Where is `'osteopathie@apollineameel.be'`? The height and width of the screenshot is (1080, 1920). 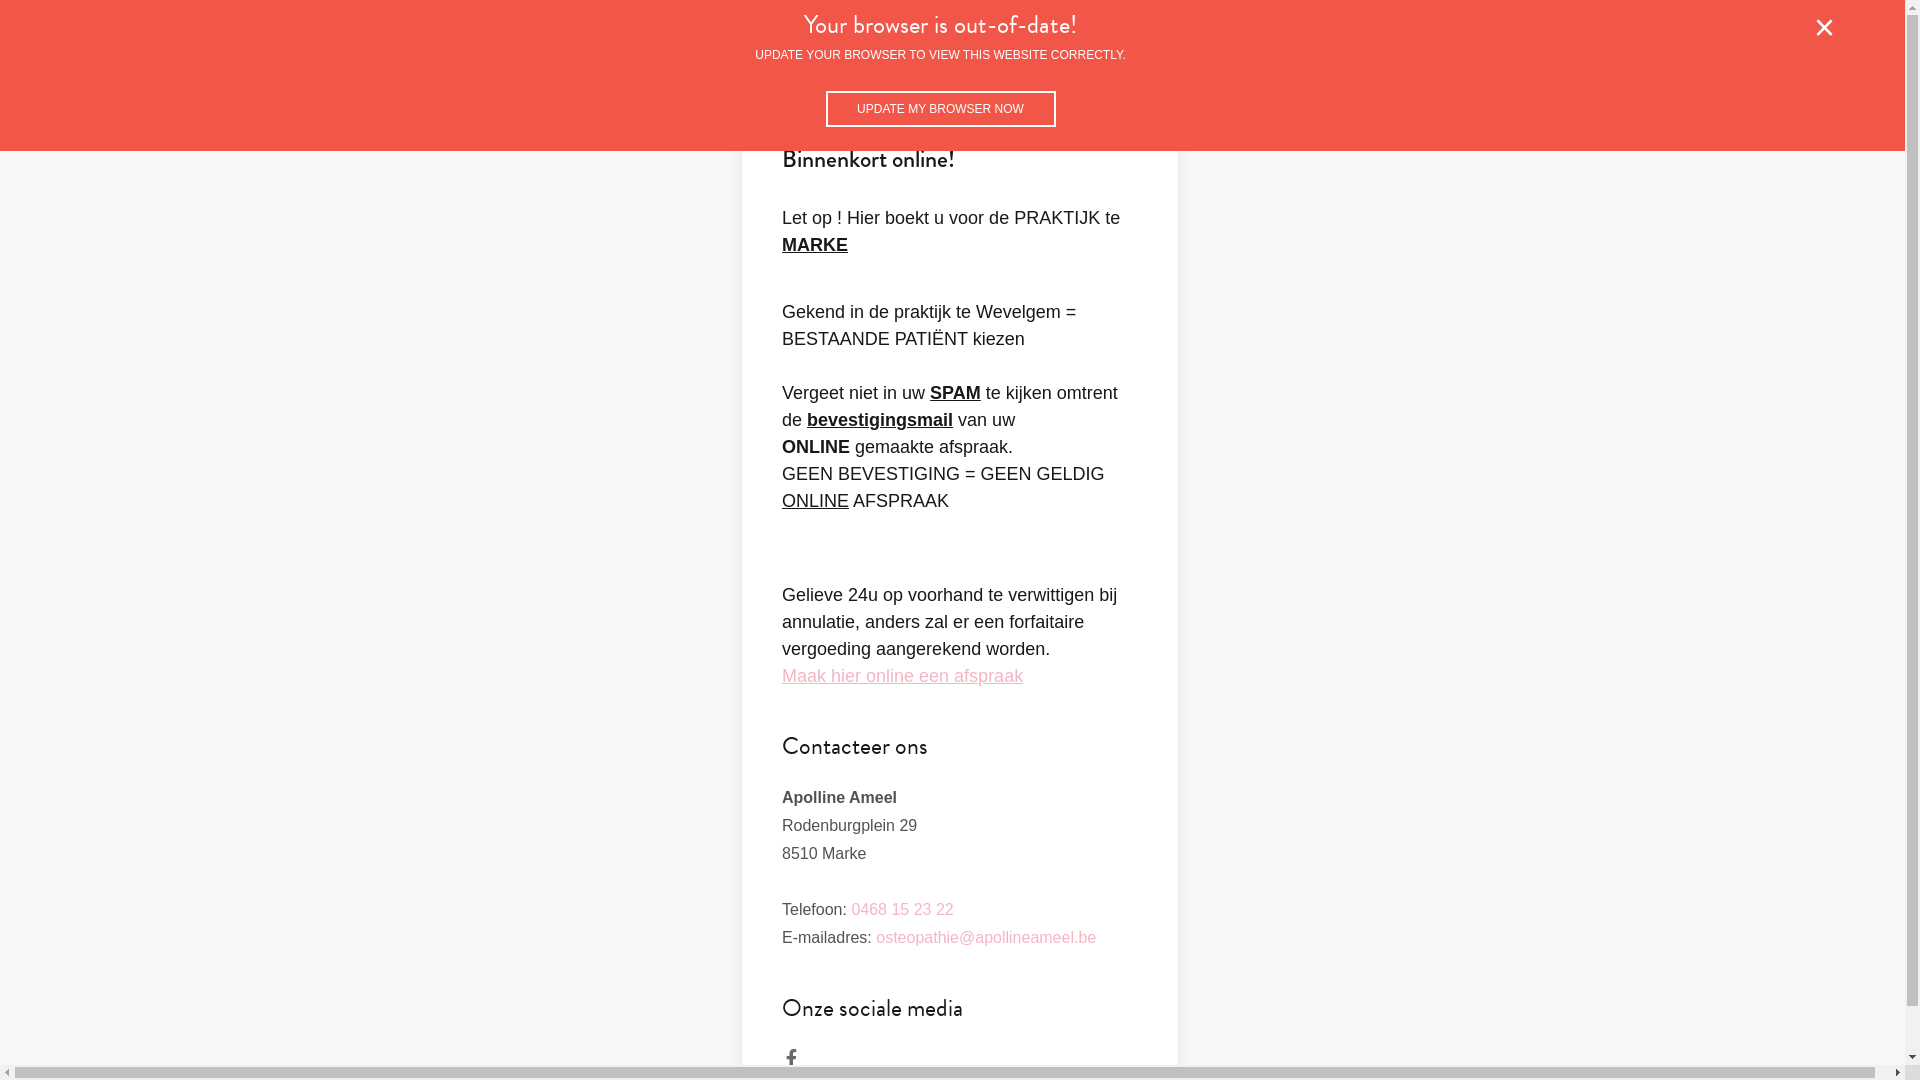 'osteopathie@apollineameel.be' is located at coordinates (875, 937).